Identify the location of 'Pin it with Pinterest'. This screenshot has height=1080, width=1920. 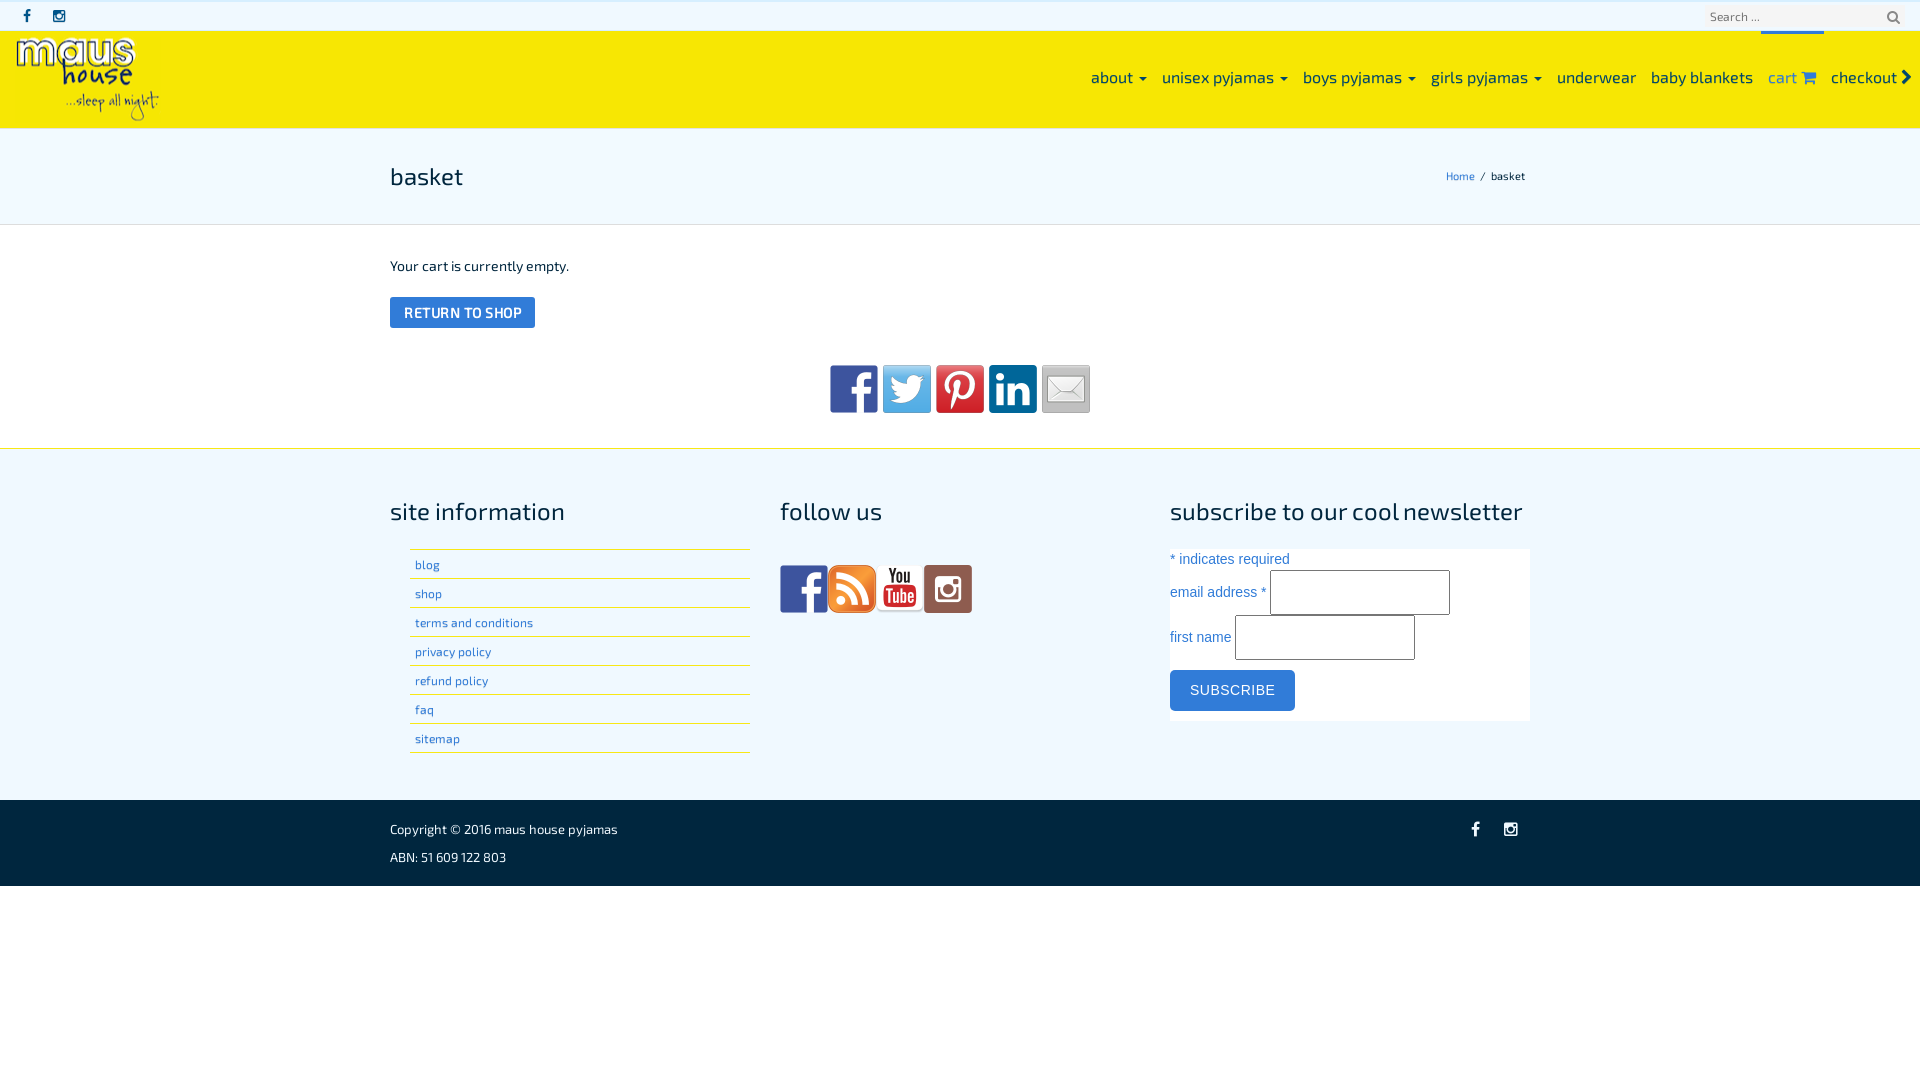
(960, 389).